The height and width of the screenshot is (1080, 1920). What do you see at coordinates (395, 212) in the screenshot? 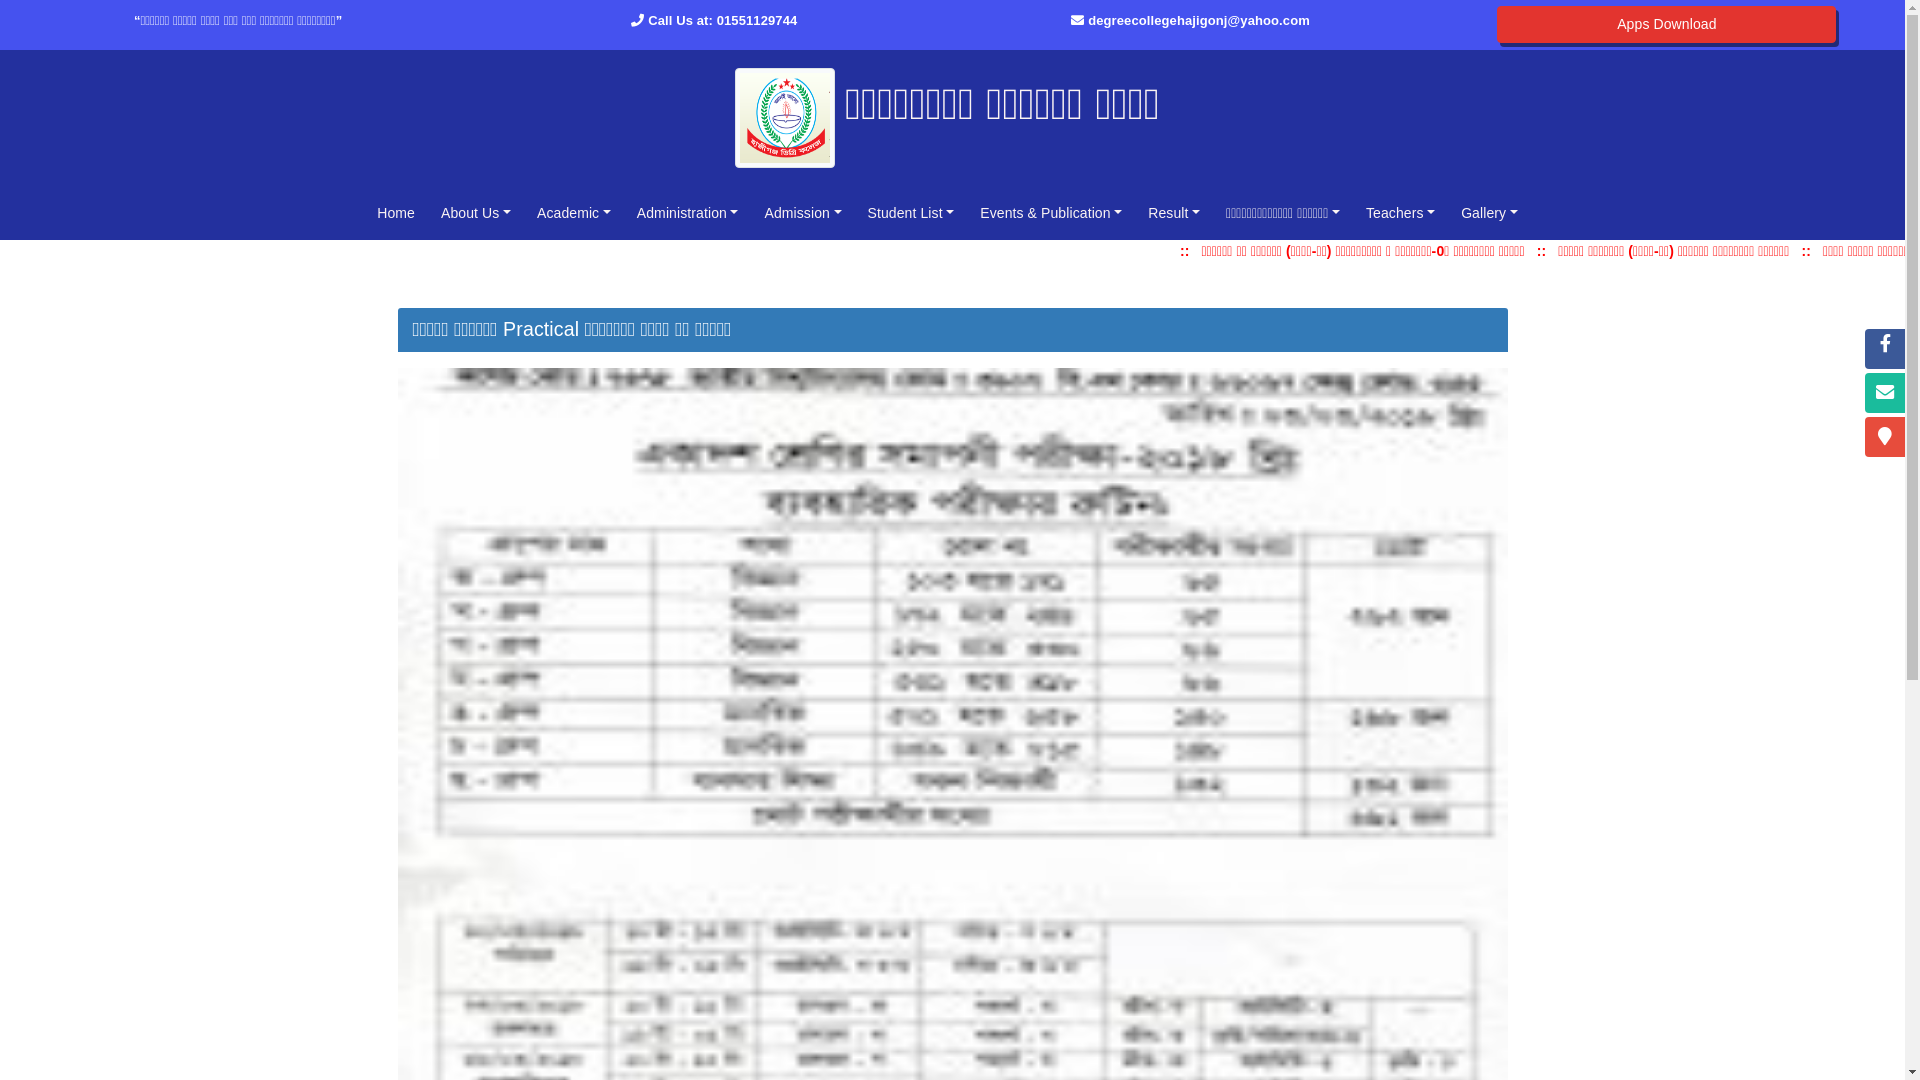
I see `'Home` at bounding box center [395, 212].